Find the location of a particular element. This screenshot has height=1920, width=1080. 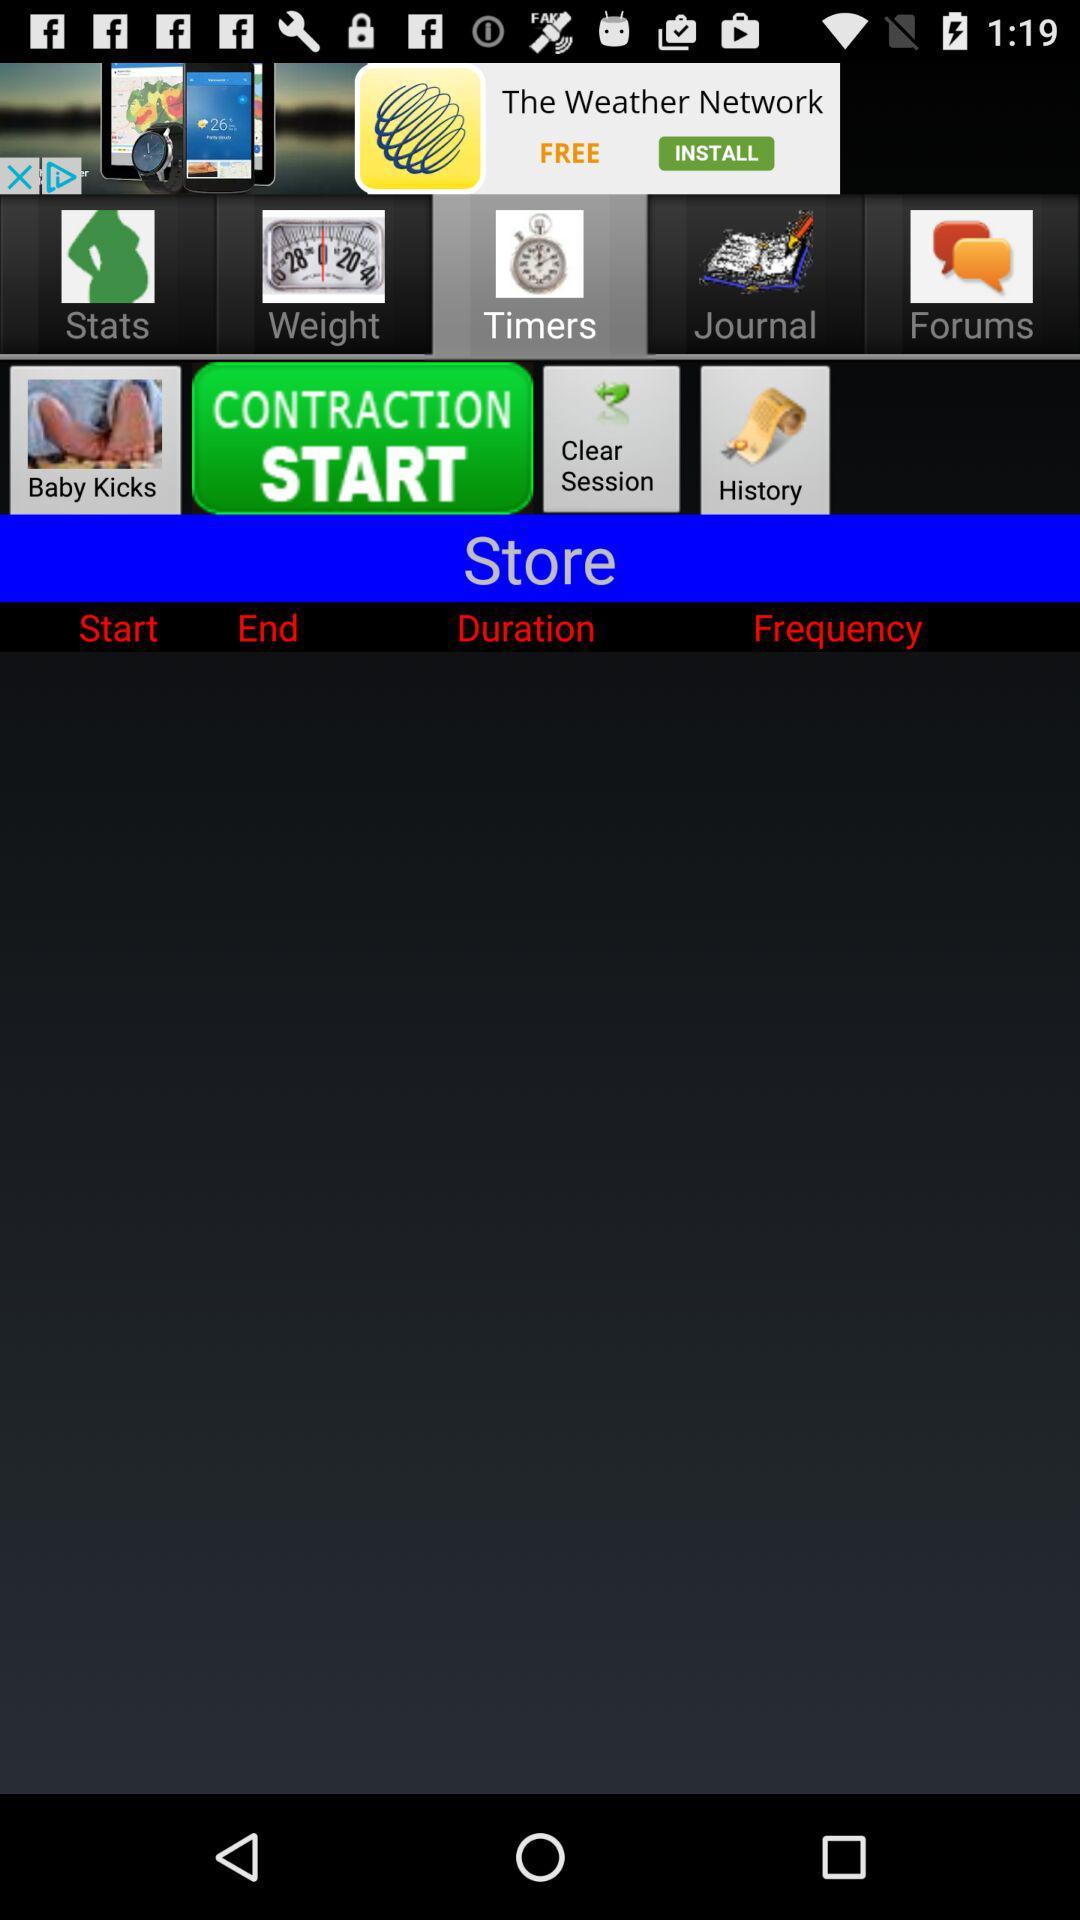

contraction feature is located at coordinates (362, 437).